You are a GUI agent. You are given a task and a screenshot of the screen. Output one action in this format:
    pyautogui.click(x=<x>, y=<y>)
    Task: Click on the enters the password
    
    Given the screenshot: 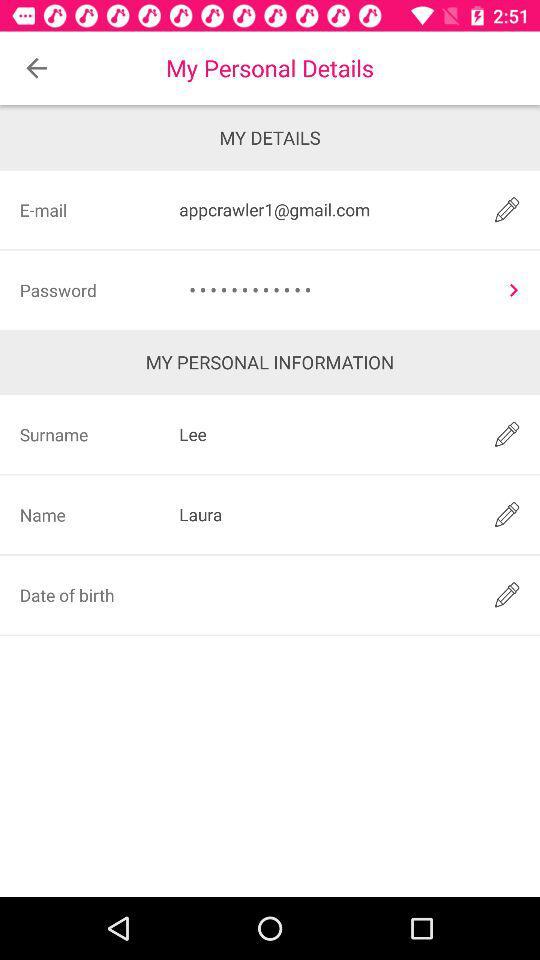 What is the action you would take?
    pyautogui.click(x=513, y=289)
    